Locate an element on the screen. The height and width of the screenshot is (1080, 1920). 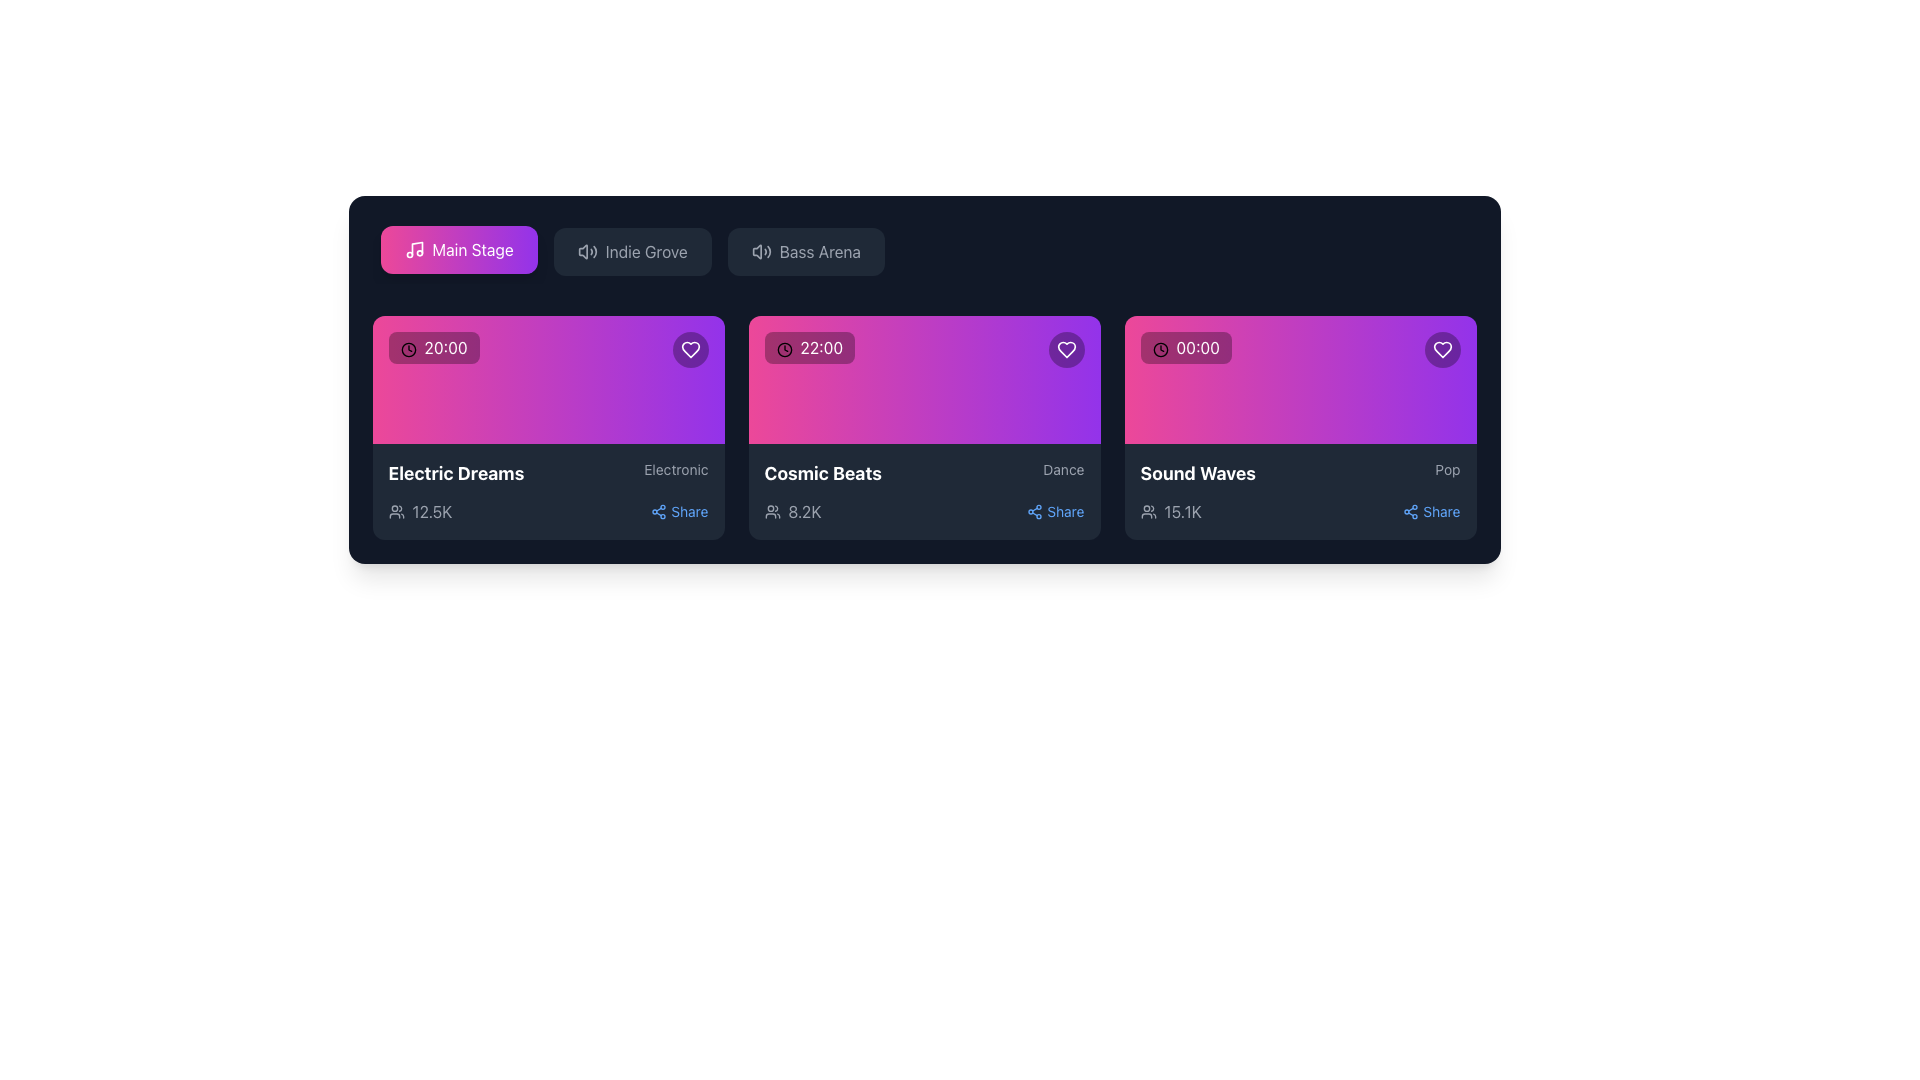
the 'Indie Grove' button, which is a horizontally aligned button with a dark gray background and rounded corners is located at coordinates (631, 250).